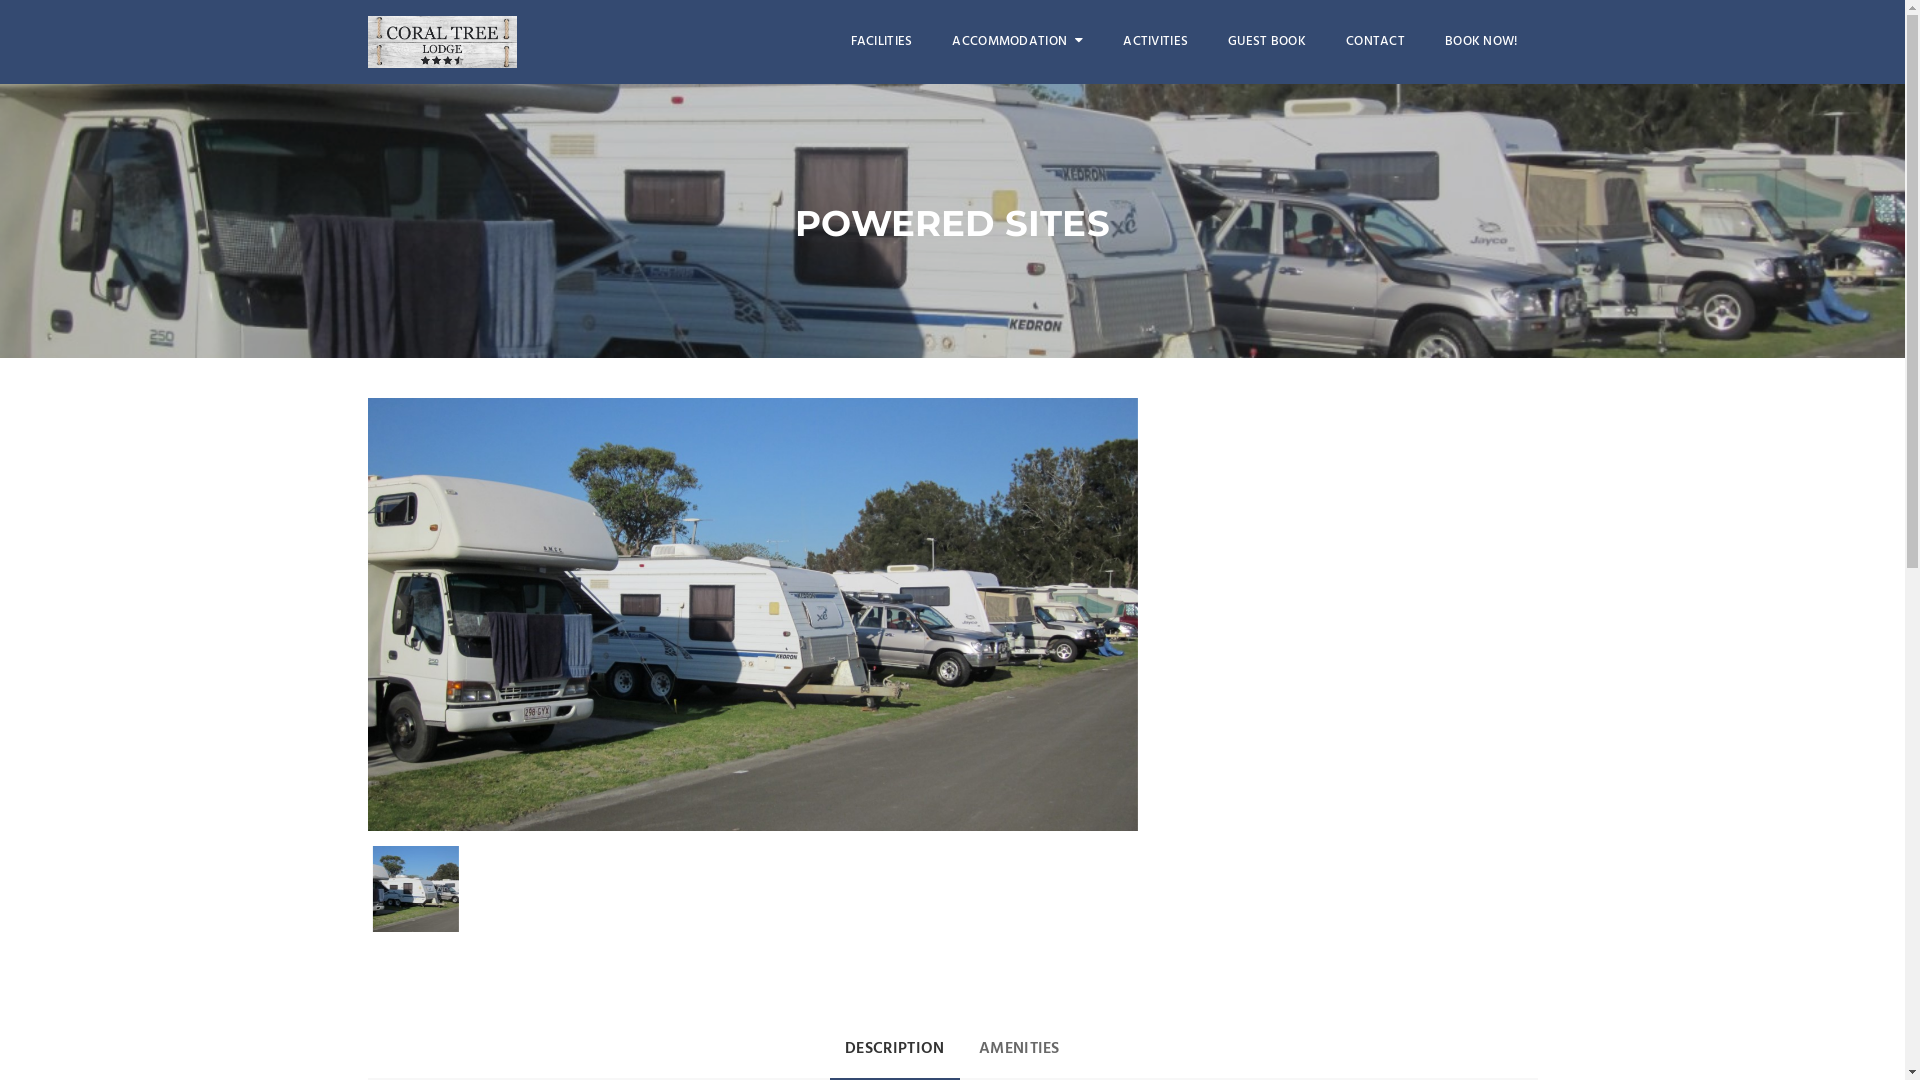 This screenshot has height=1080, width=1920. I want to click on 'GUEST BOOK', so click(1207, 42).